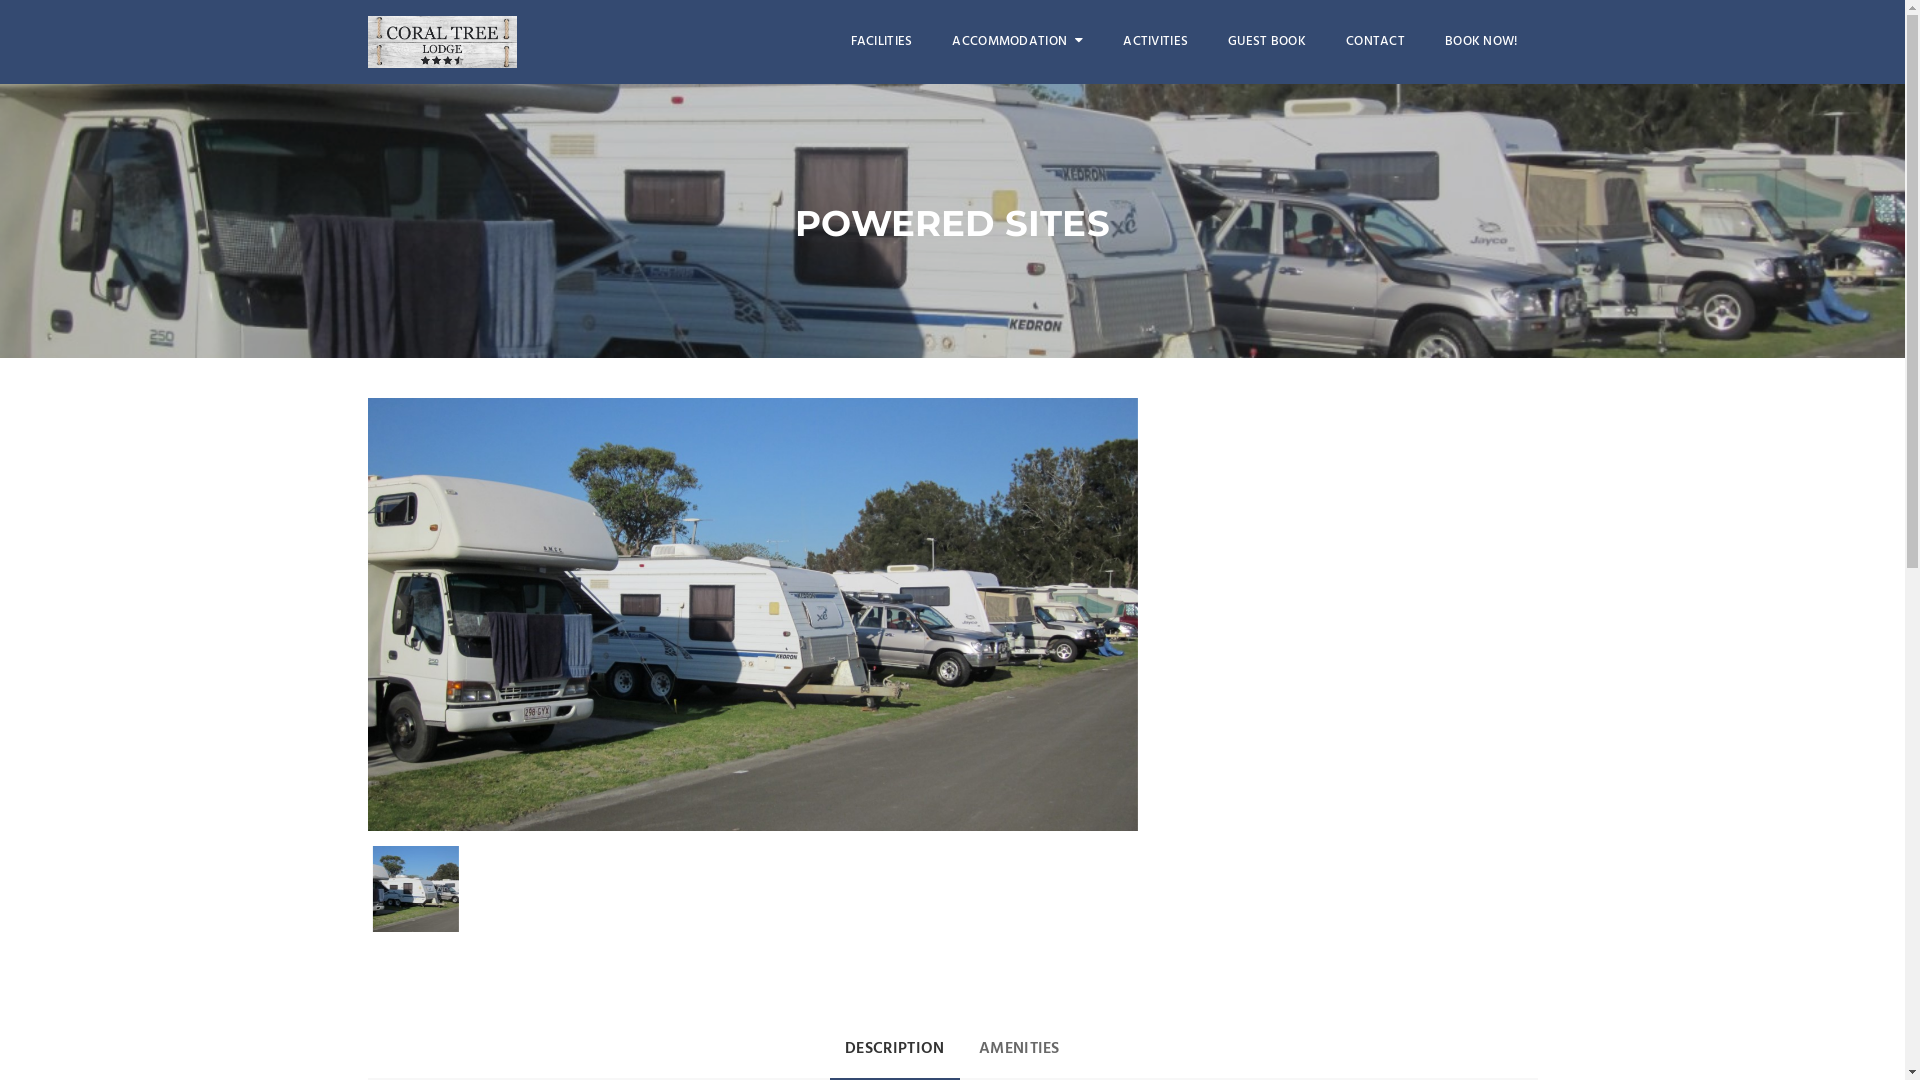 This screenshot has height=1080, width=1920. I want to click on 'GUEST BOOK', so click(1207, 42).